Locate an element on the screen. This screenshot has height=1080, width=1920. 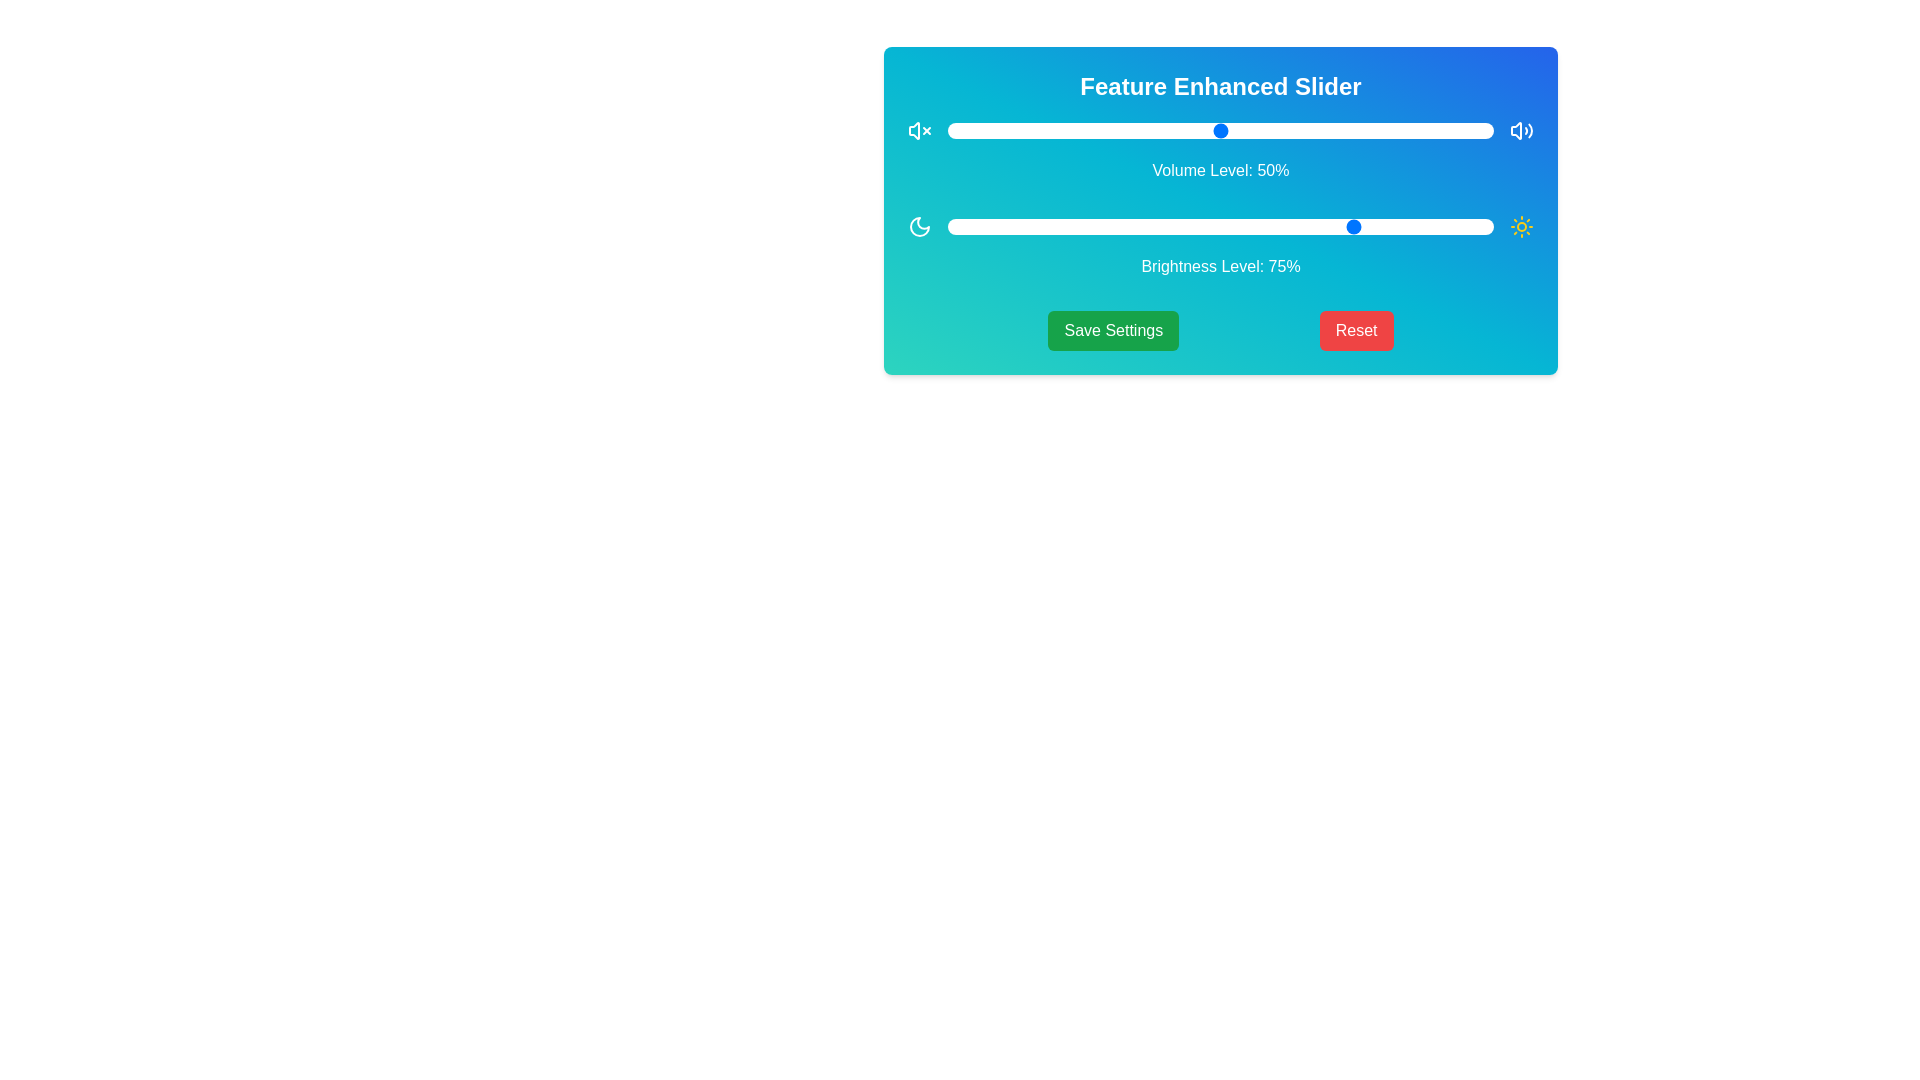
the Icon fragment representing the mute or low volume level, located on the left side of the volume control graphic is located at coordinates (913, 131).